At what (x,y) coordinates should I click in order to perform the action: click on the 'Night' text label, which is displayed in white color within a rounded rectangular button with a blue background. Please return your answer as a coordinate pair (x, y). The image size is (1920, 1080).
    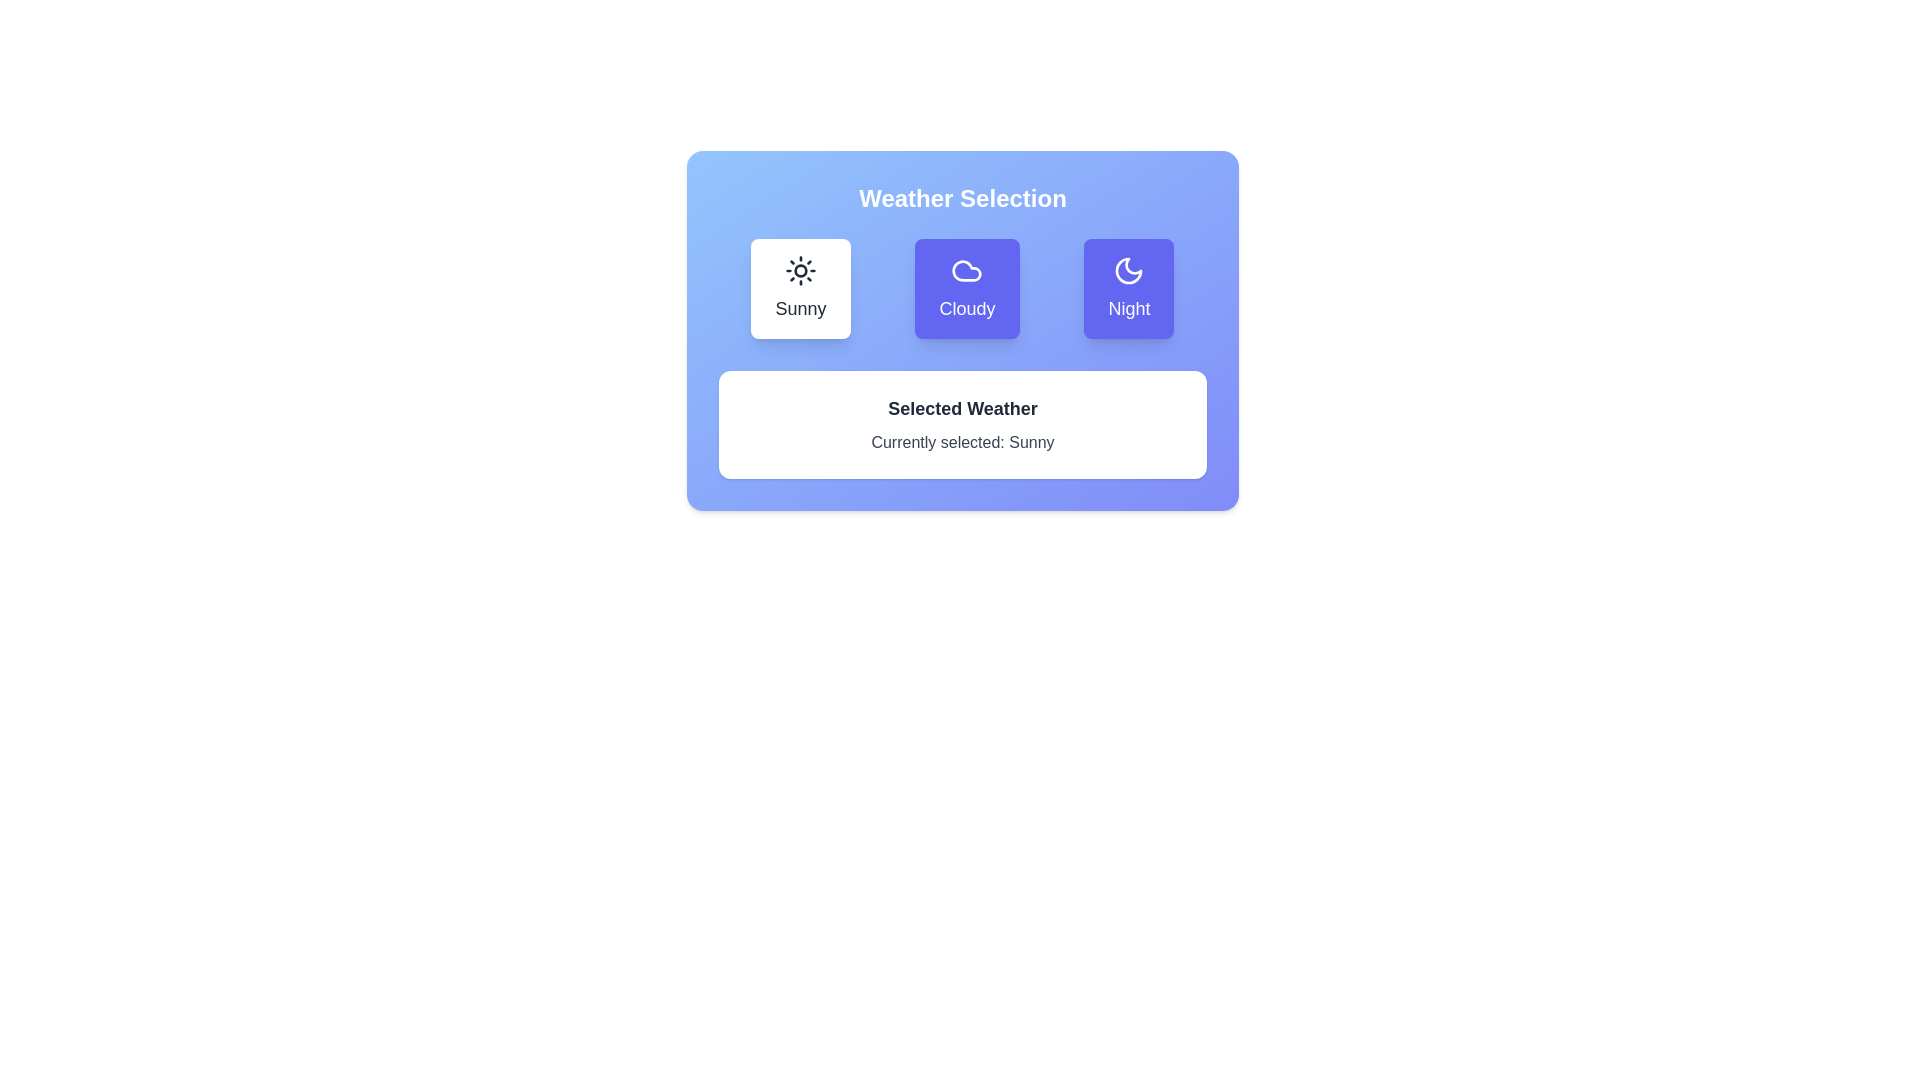
    Looking at the image, I should click on (1129, 308).